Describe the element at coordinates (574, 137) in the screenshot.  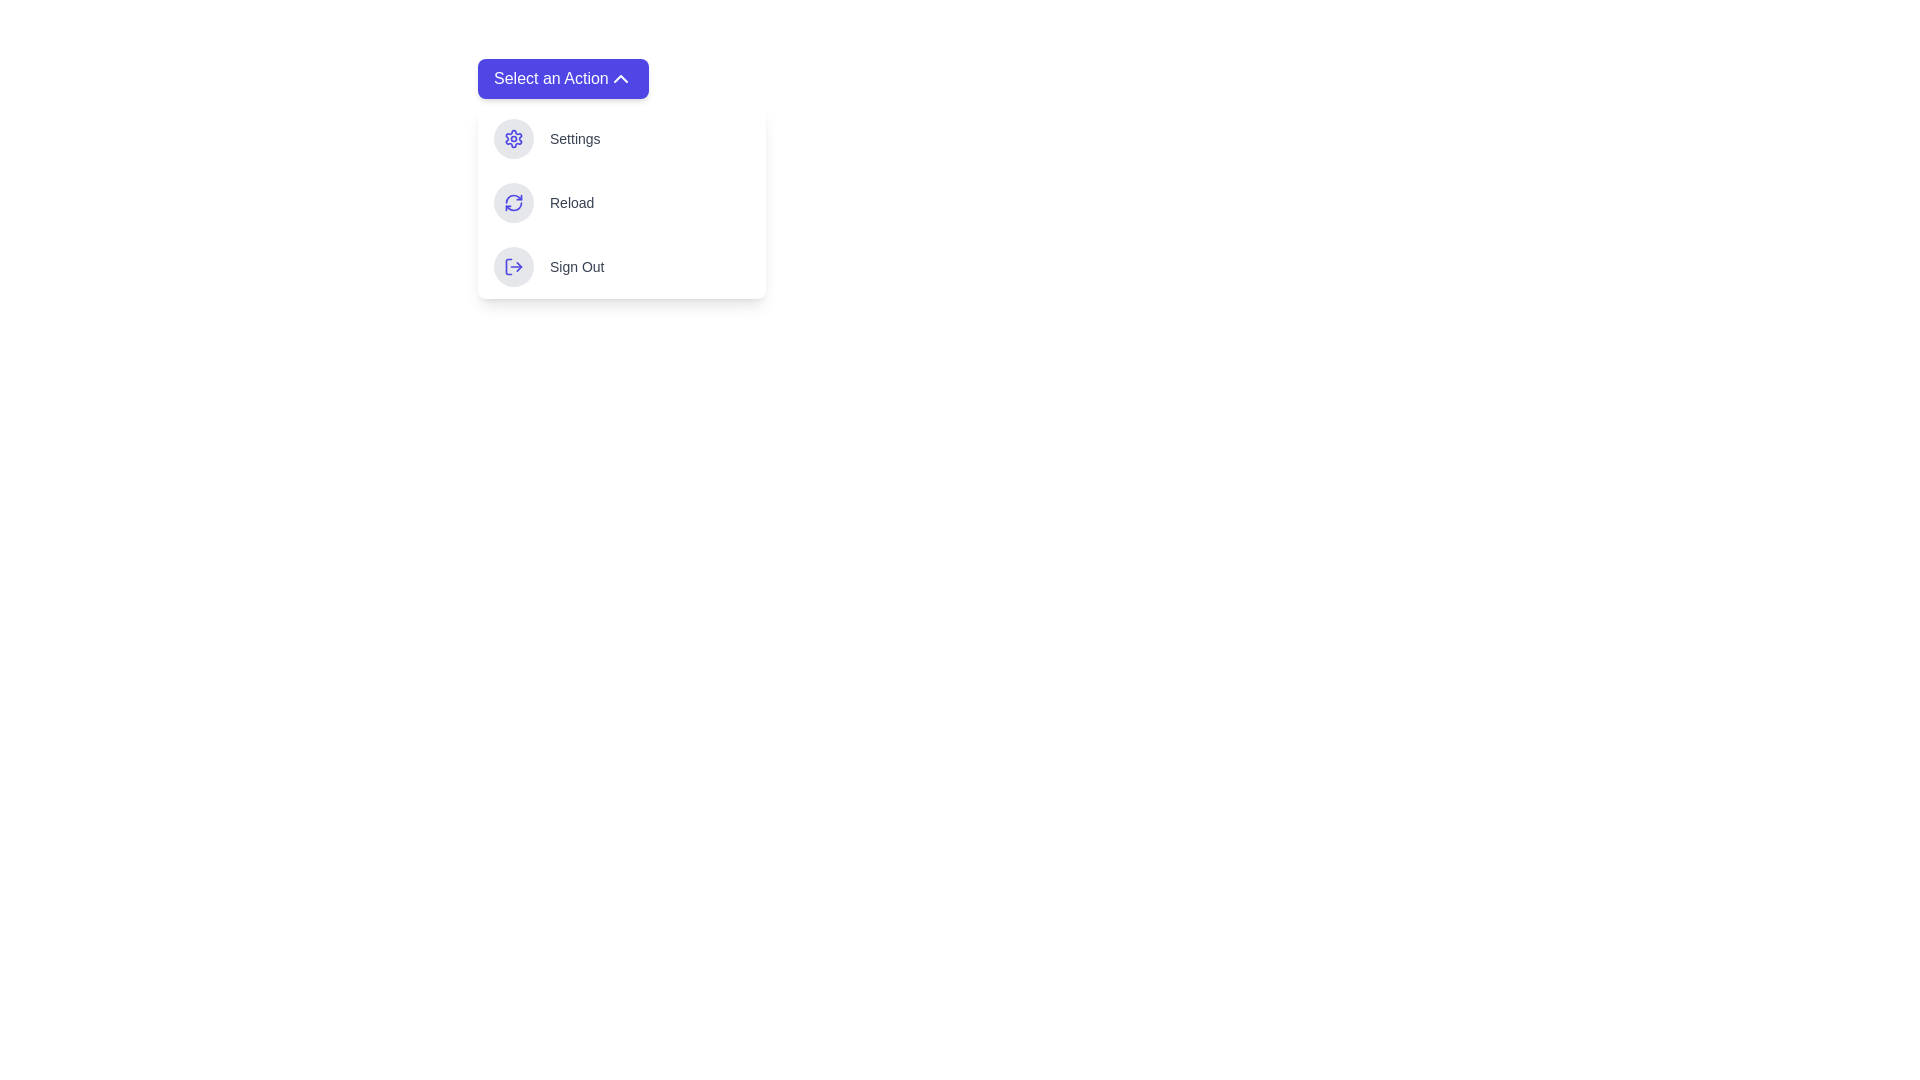
I see `the 'Settings' text label in the selectable menu` at that location.